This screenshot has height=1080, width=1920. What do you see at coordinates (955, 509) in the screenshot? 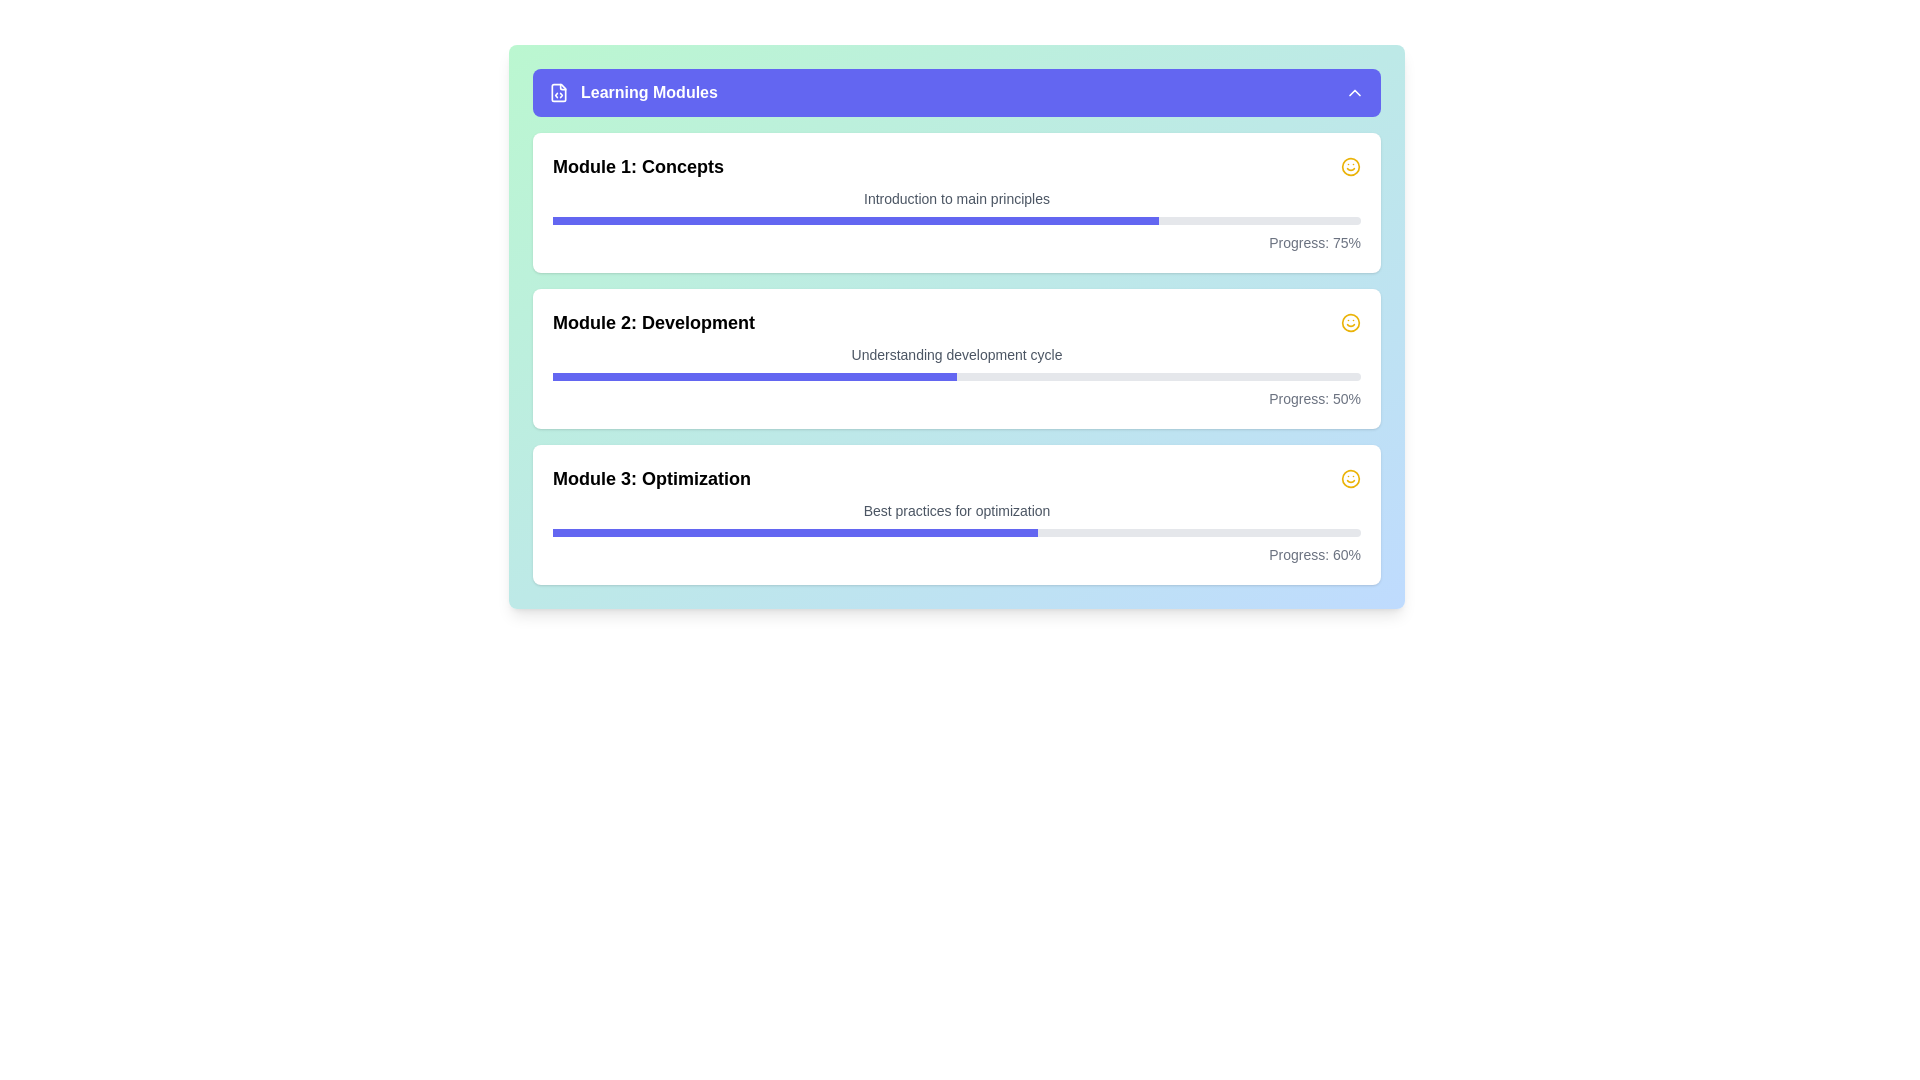
I see `text label providing guidance about Module 3, which focuses on best practices for optimization, located below the module's title and above the progress bar` at bounding box center [955, 509].